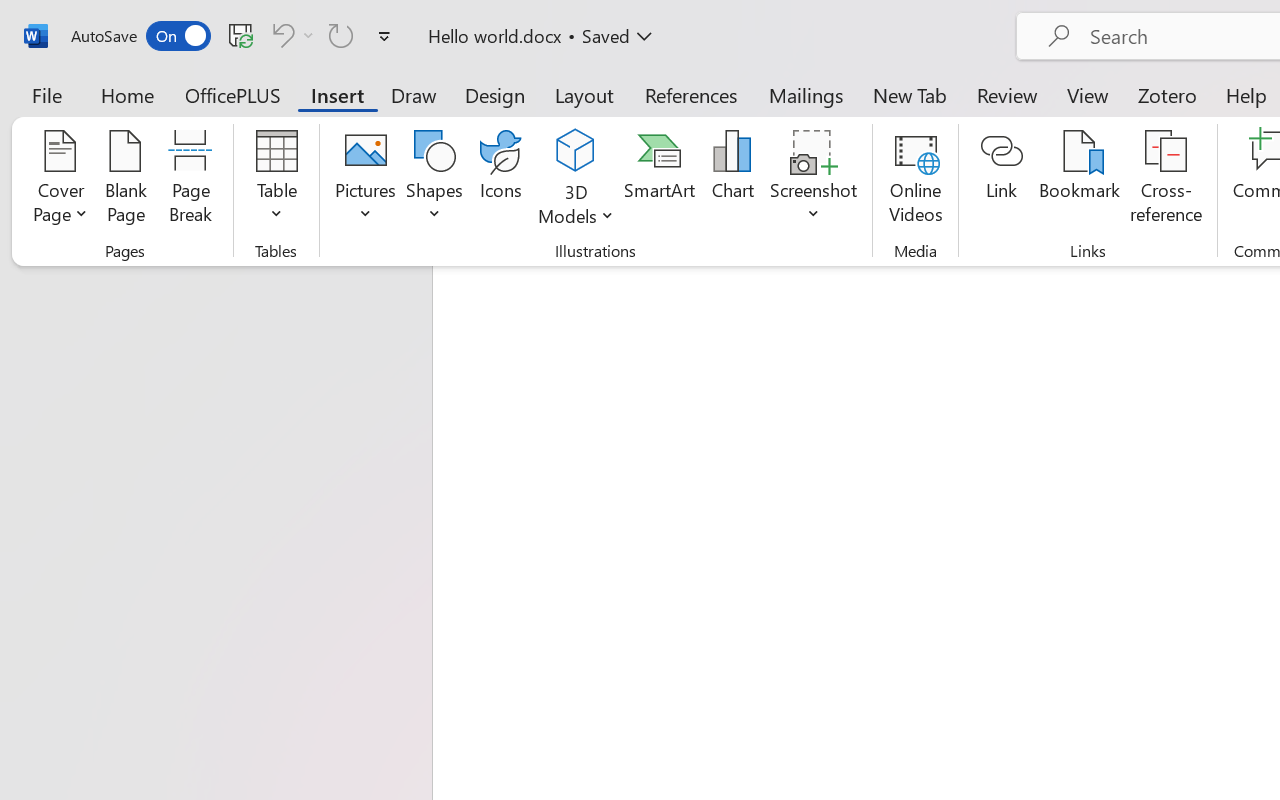 This screenshot has width=1280, height=800. Describe the element at coordinates (691, 94) in the screenshot. I see `'References'` at that location.